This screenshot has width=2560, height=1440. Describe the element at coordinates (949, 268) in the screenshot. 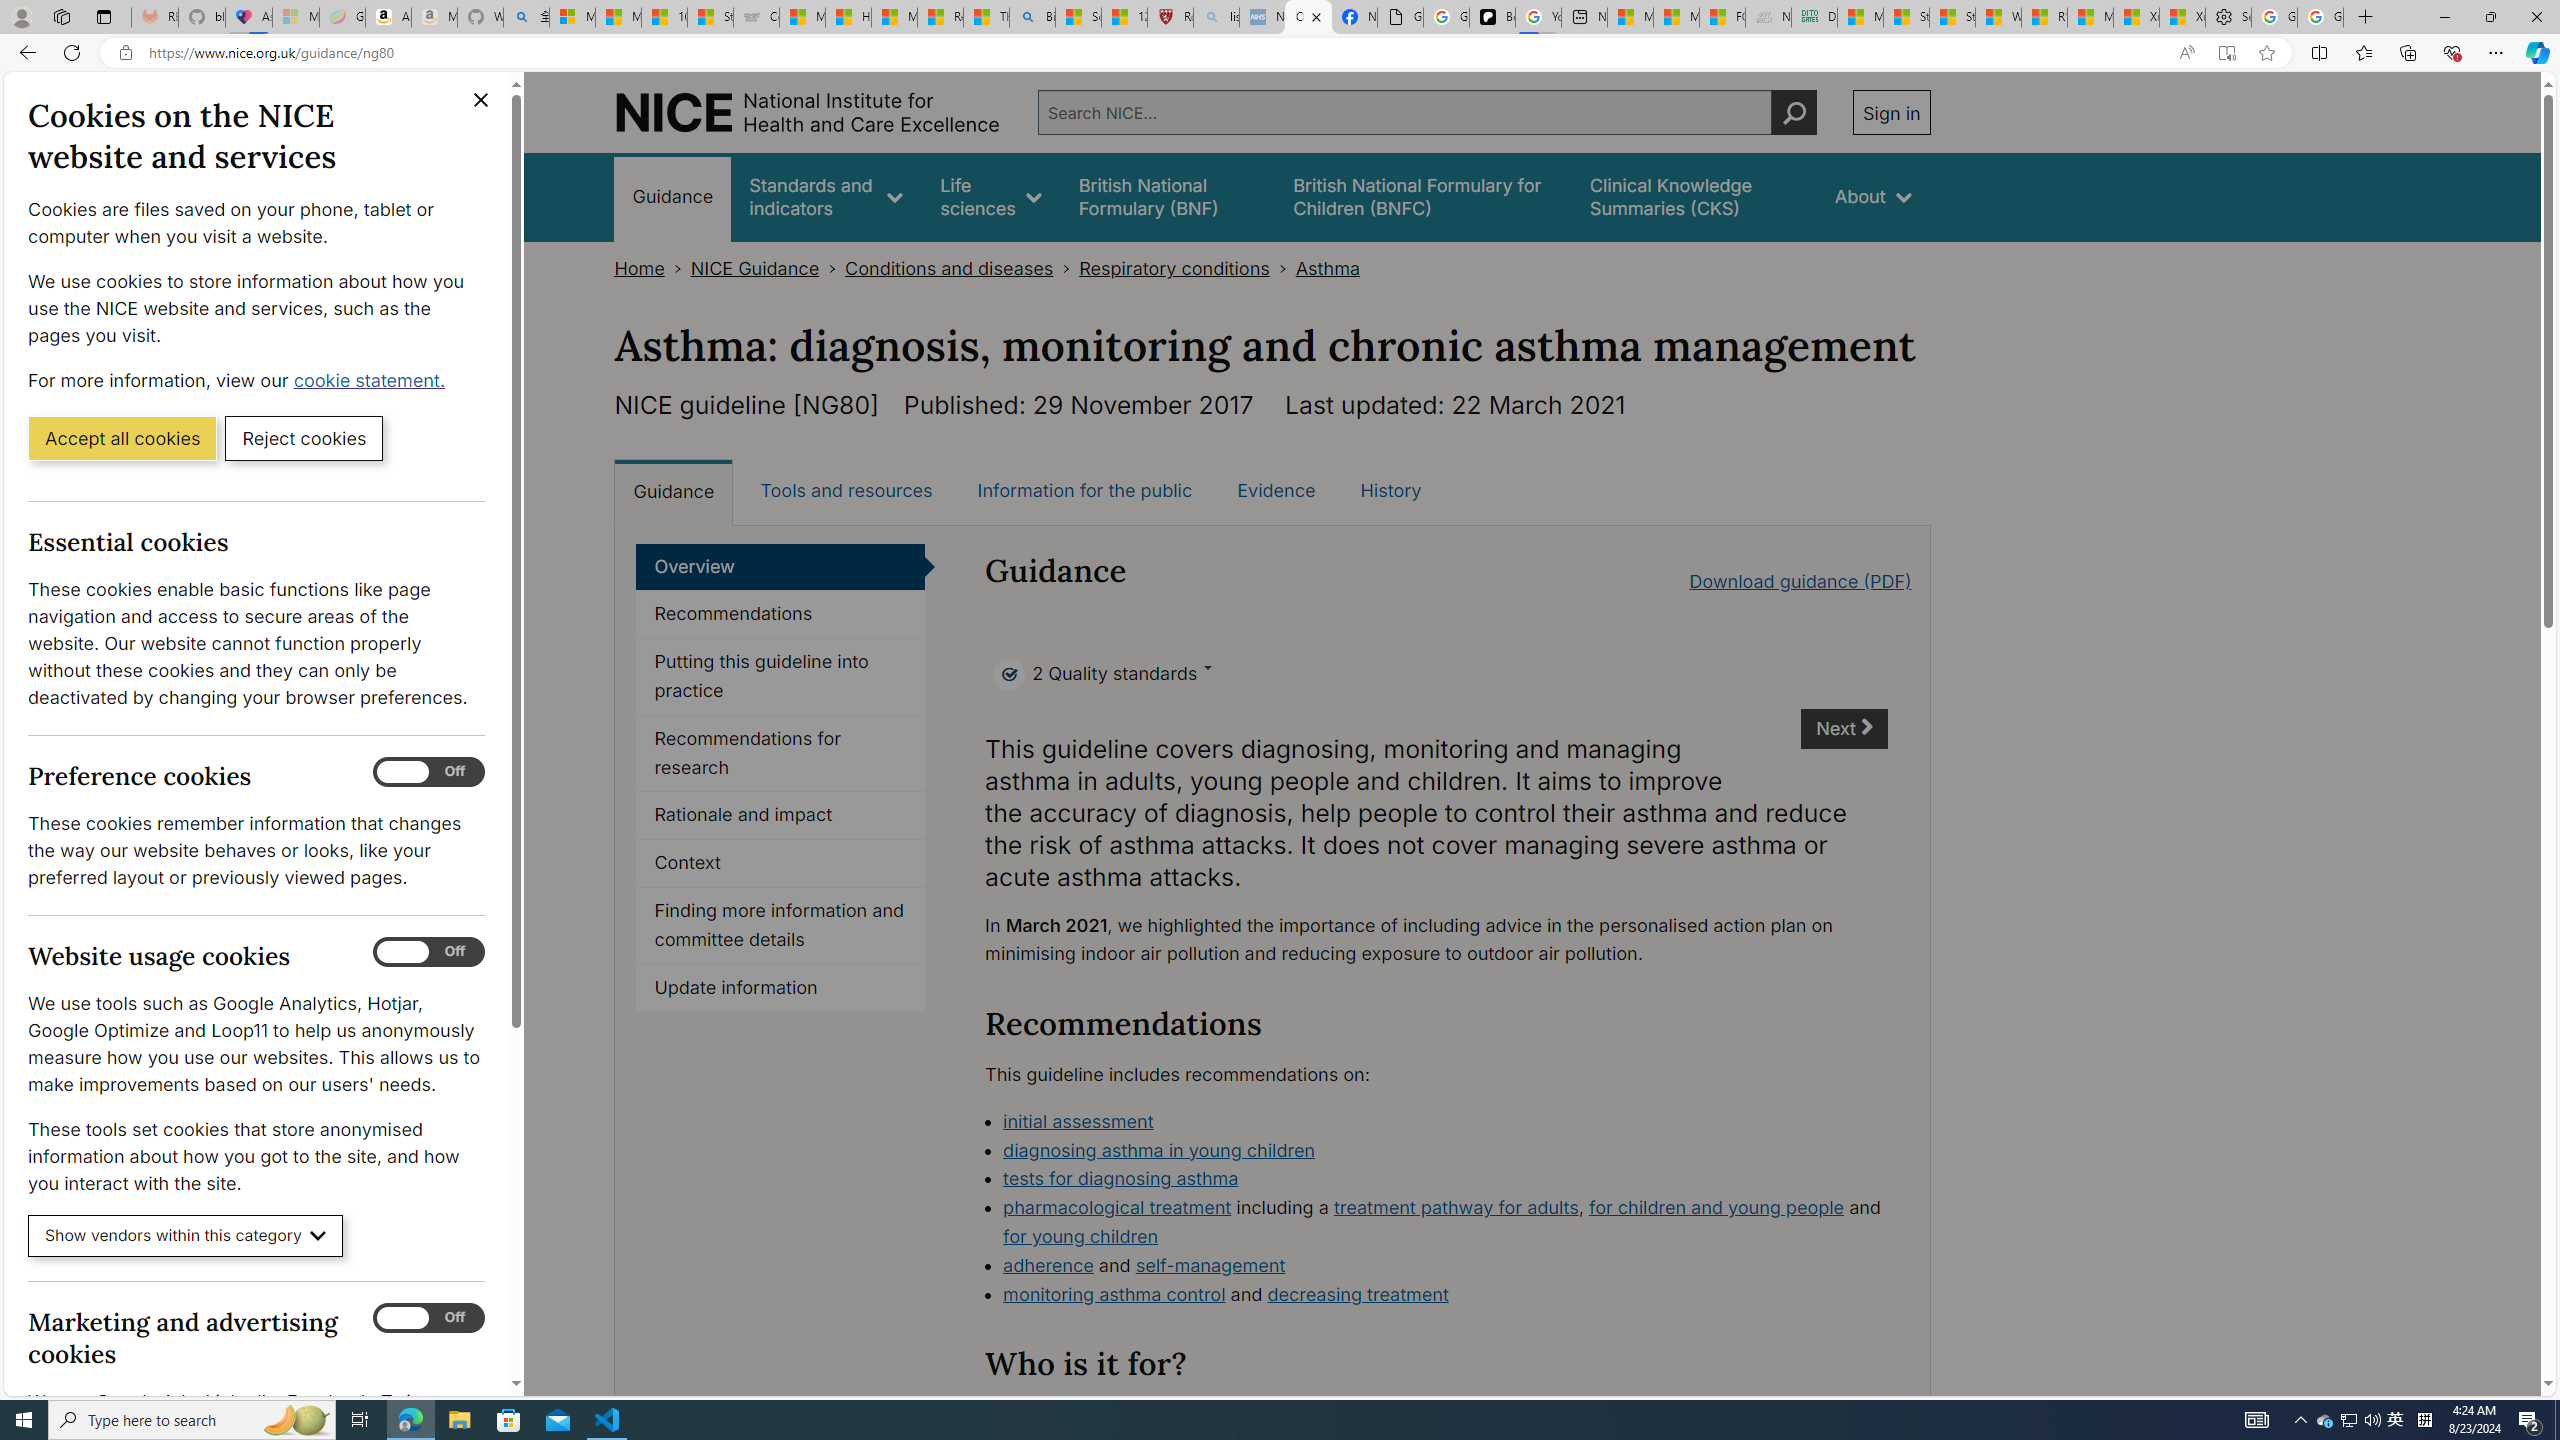

I see `'Conditions and diseases'` at that location.